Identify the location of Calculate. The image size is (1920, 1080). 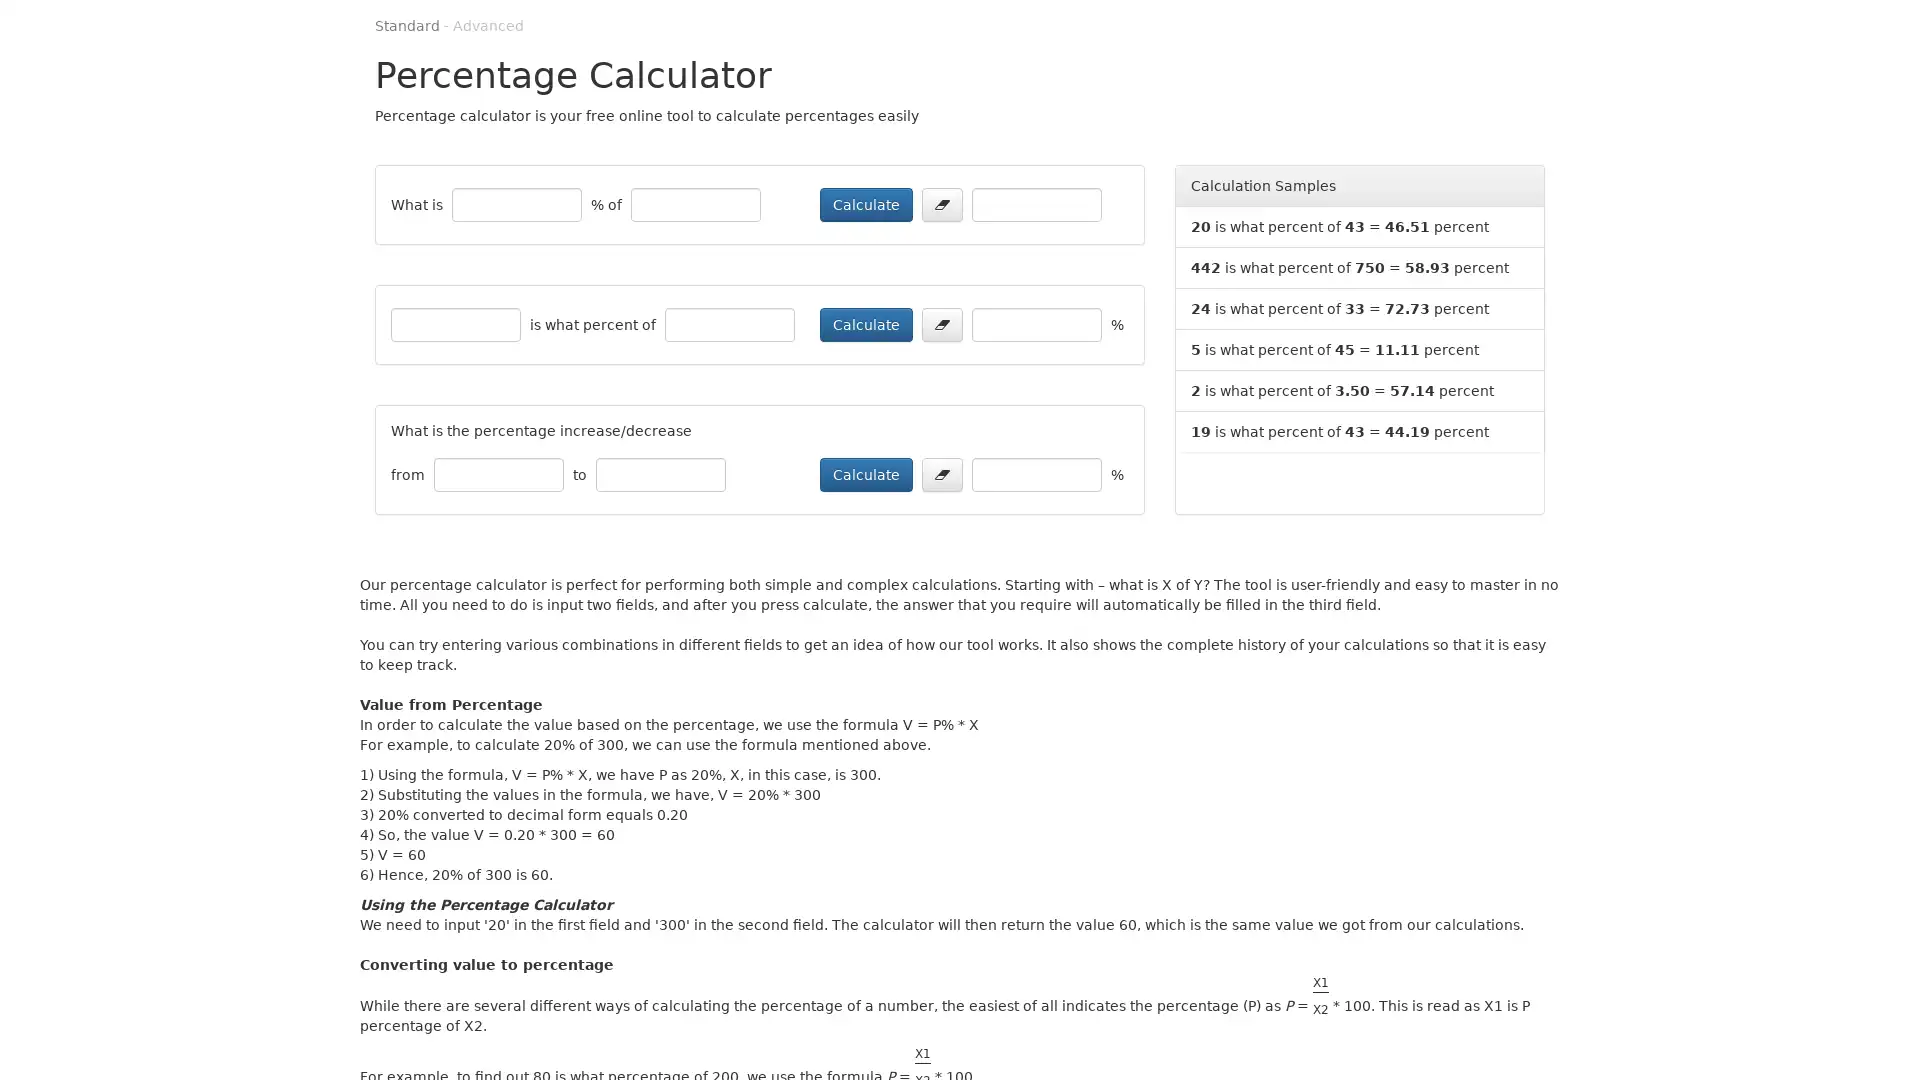
(866, 323).